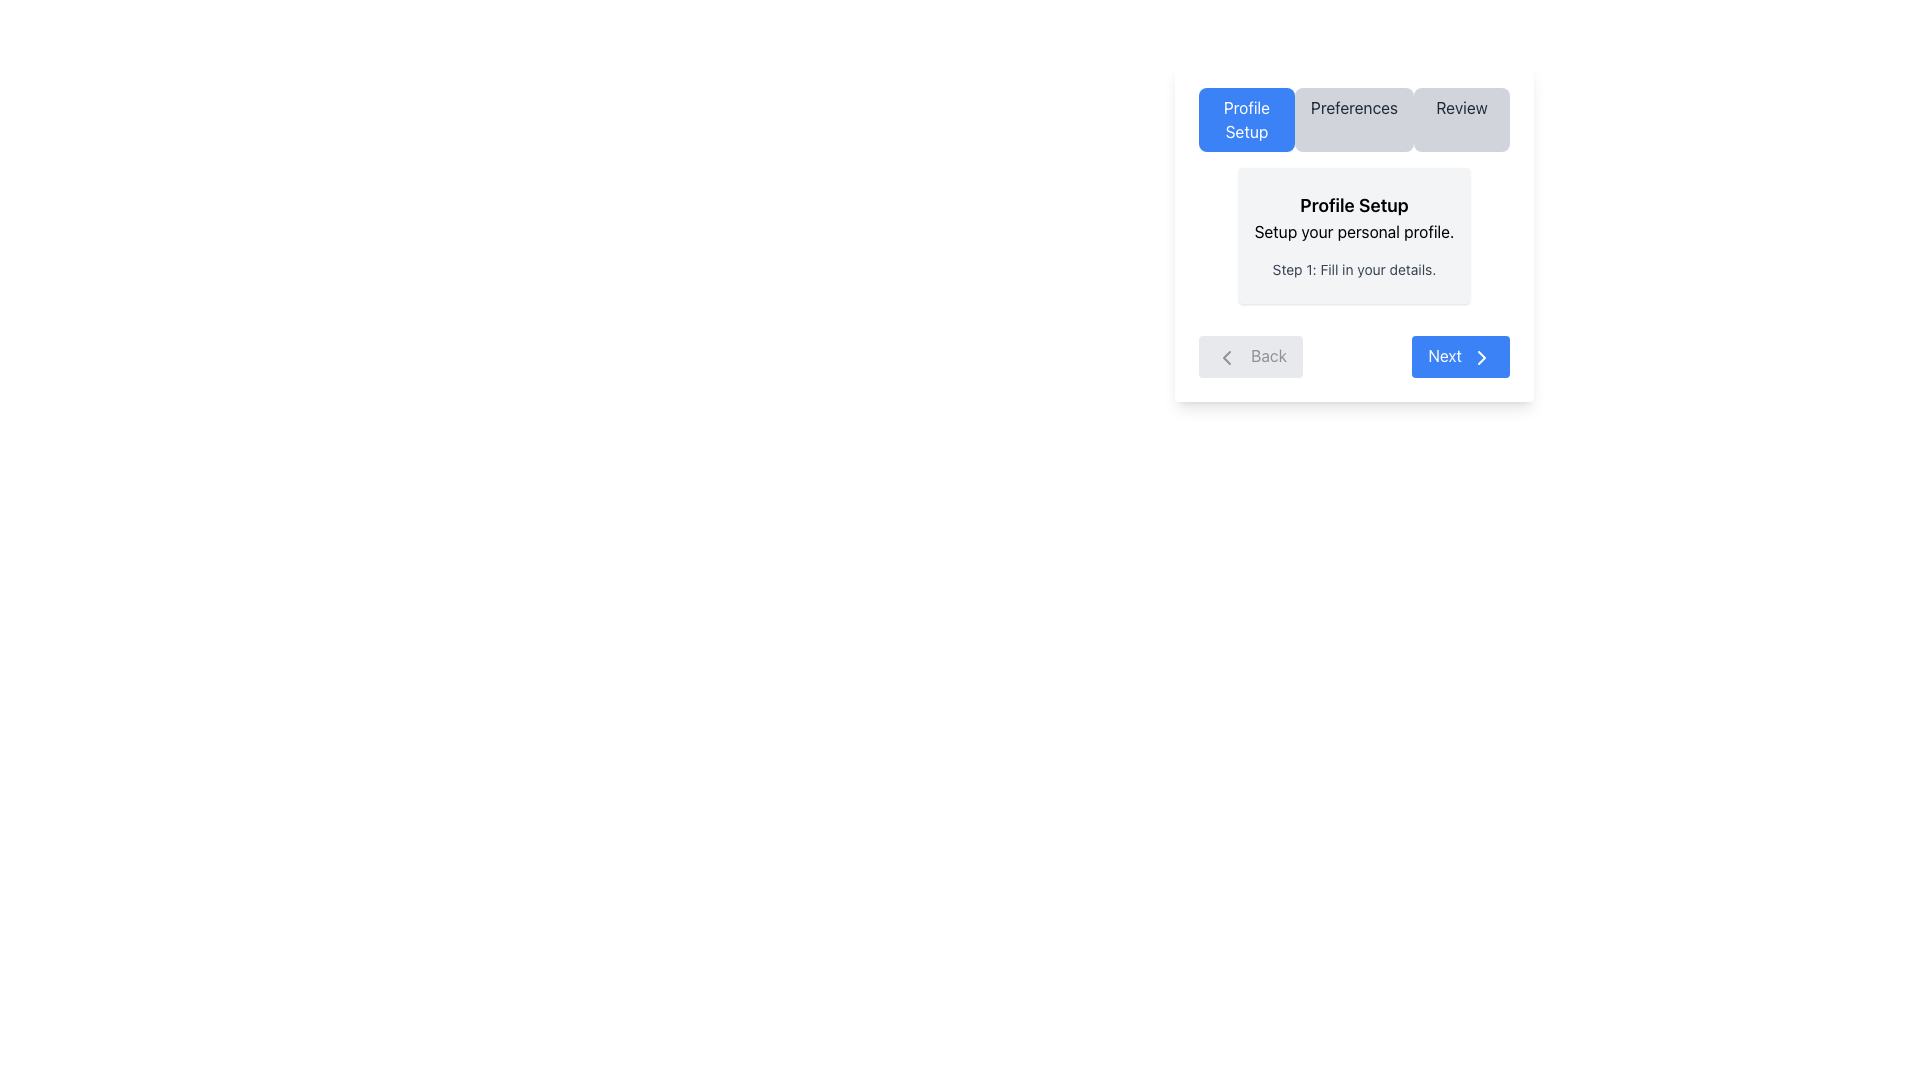 The width and height of the screenshot is (1920, 1080). What do you see at coordinates (1482, 356) in the screenshot?
I see `the right-pointing arrow icon within the 'Next' button located in the bottom right corner of the interface` at bounding box center [1482, 356].